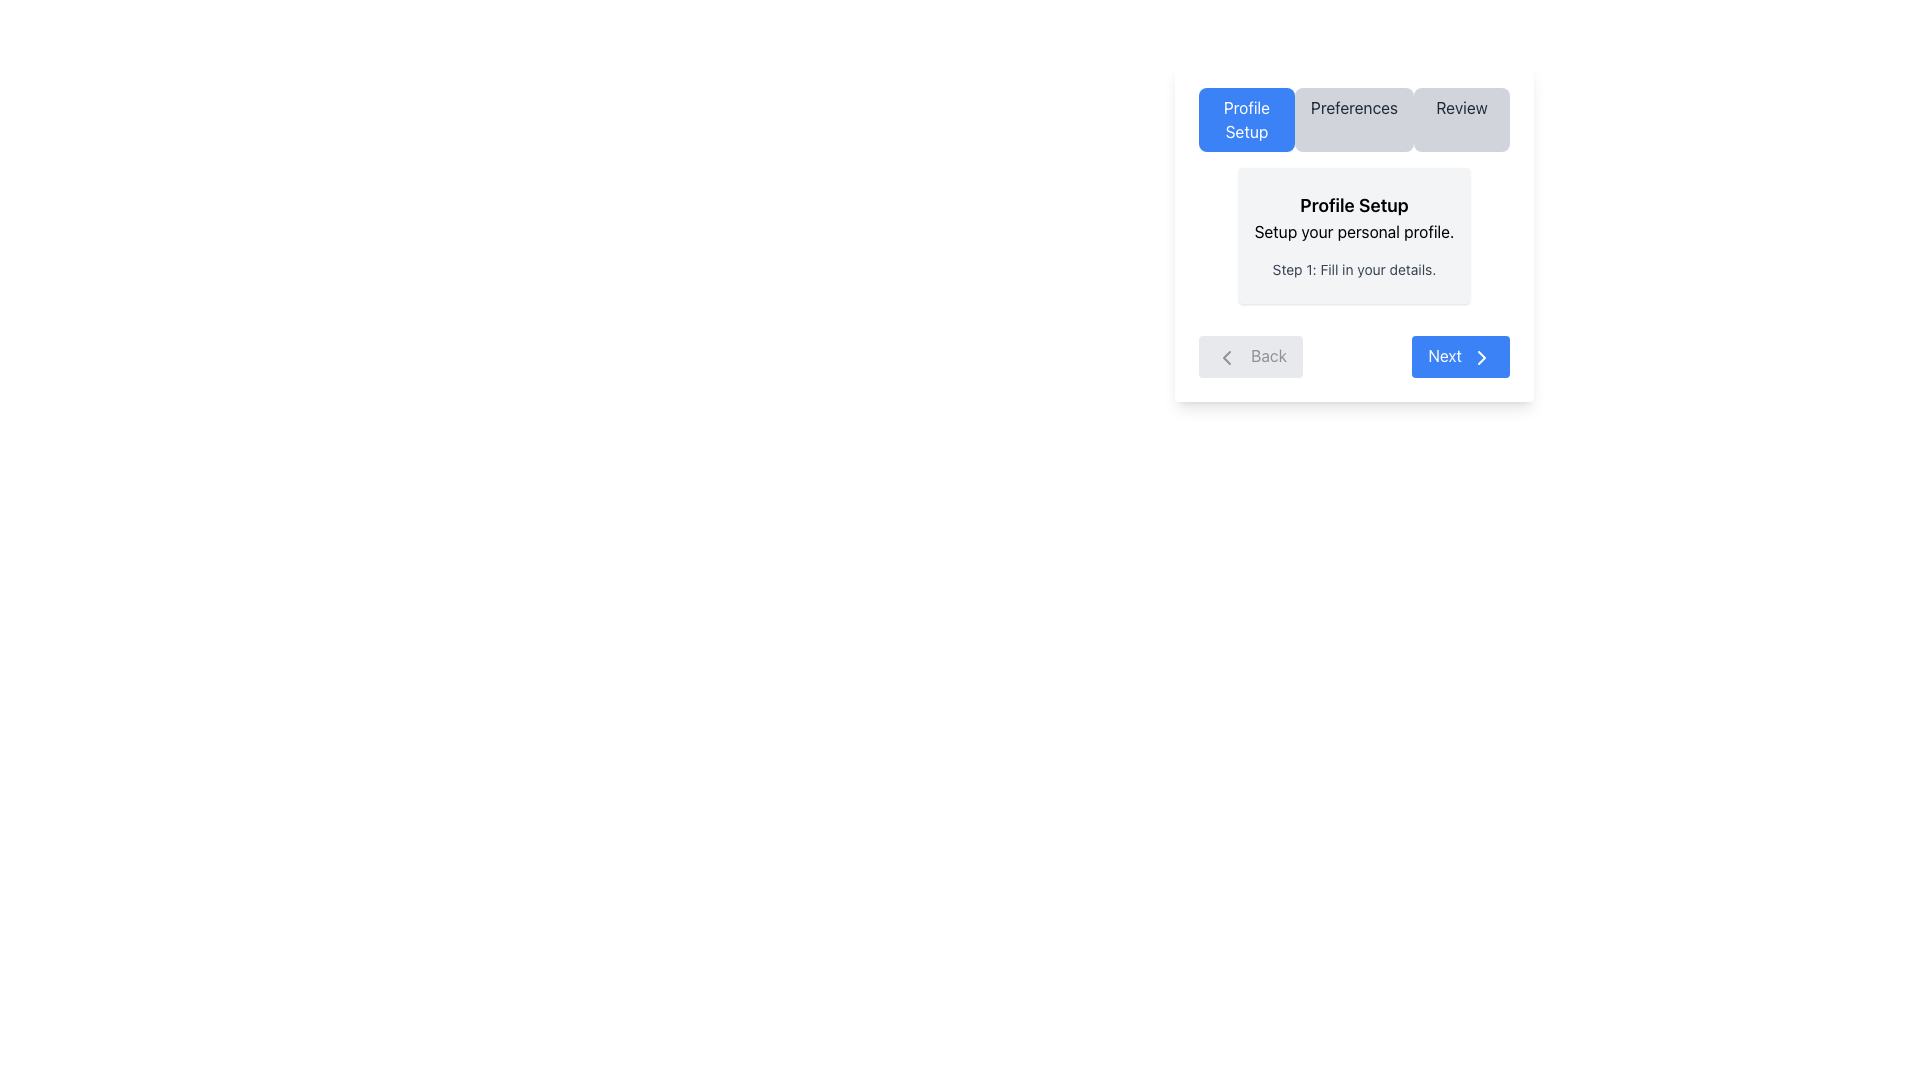 The width and height of the screenshot is (1920, 1080). What do you see at coordinates (1482, 356) in the screenshot?
I see `the right-pointing arrow icon within the 'Next' button located in the bottom right corner of the interface` at bounding box center [1482, 356].